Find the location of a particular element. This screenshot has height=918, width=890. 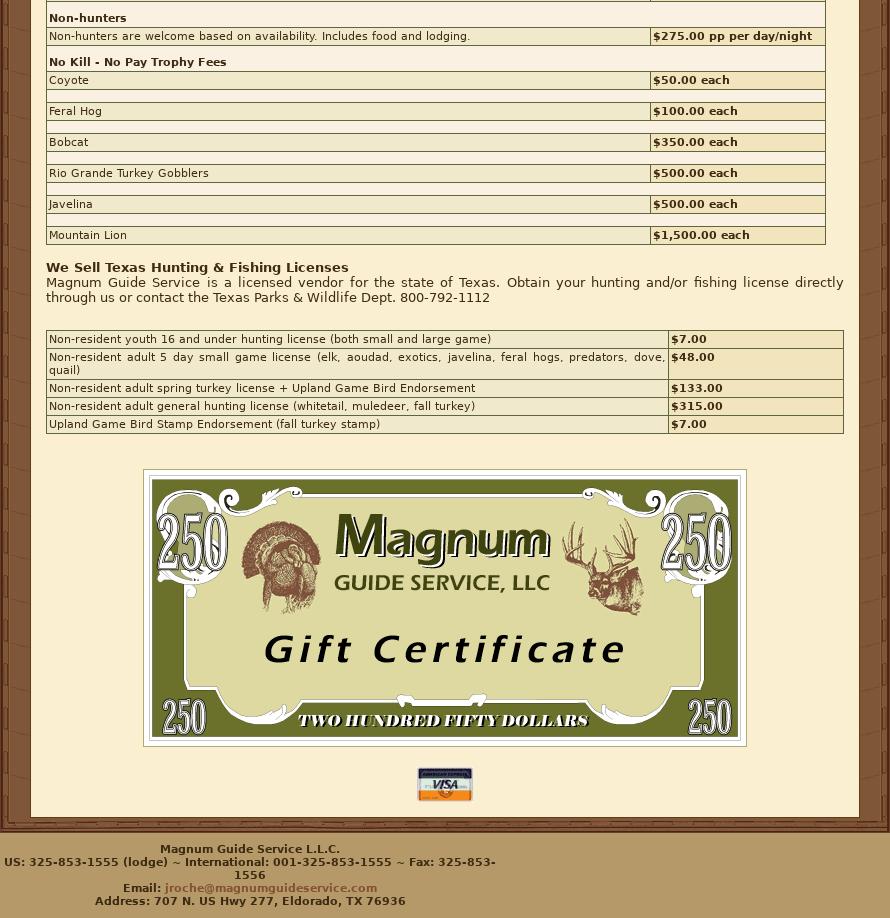

'Email:' is located at coordinates (143, 887).